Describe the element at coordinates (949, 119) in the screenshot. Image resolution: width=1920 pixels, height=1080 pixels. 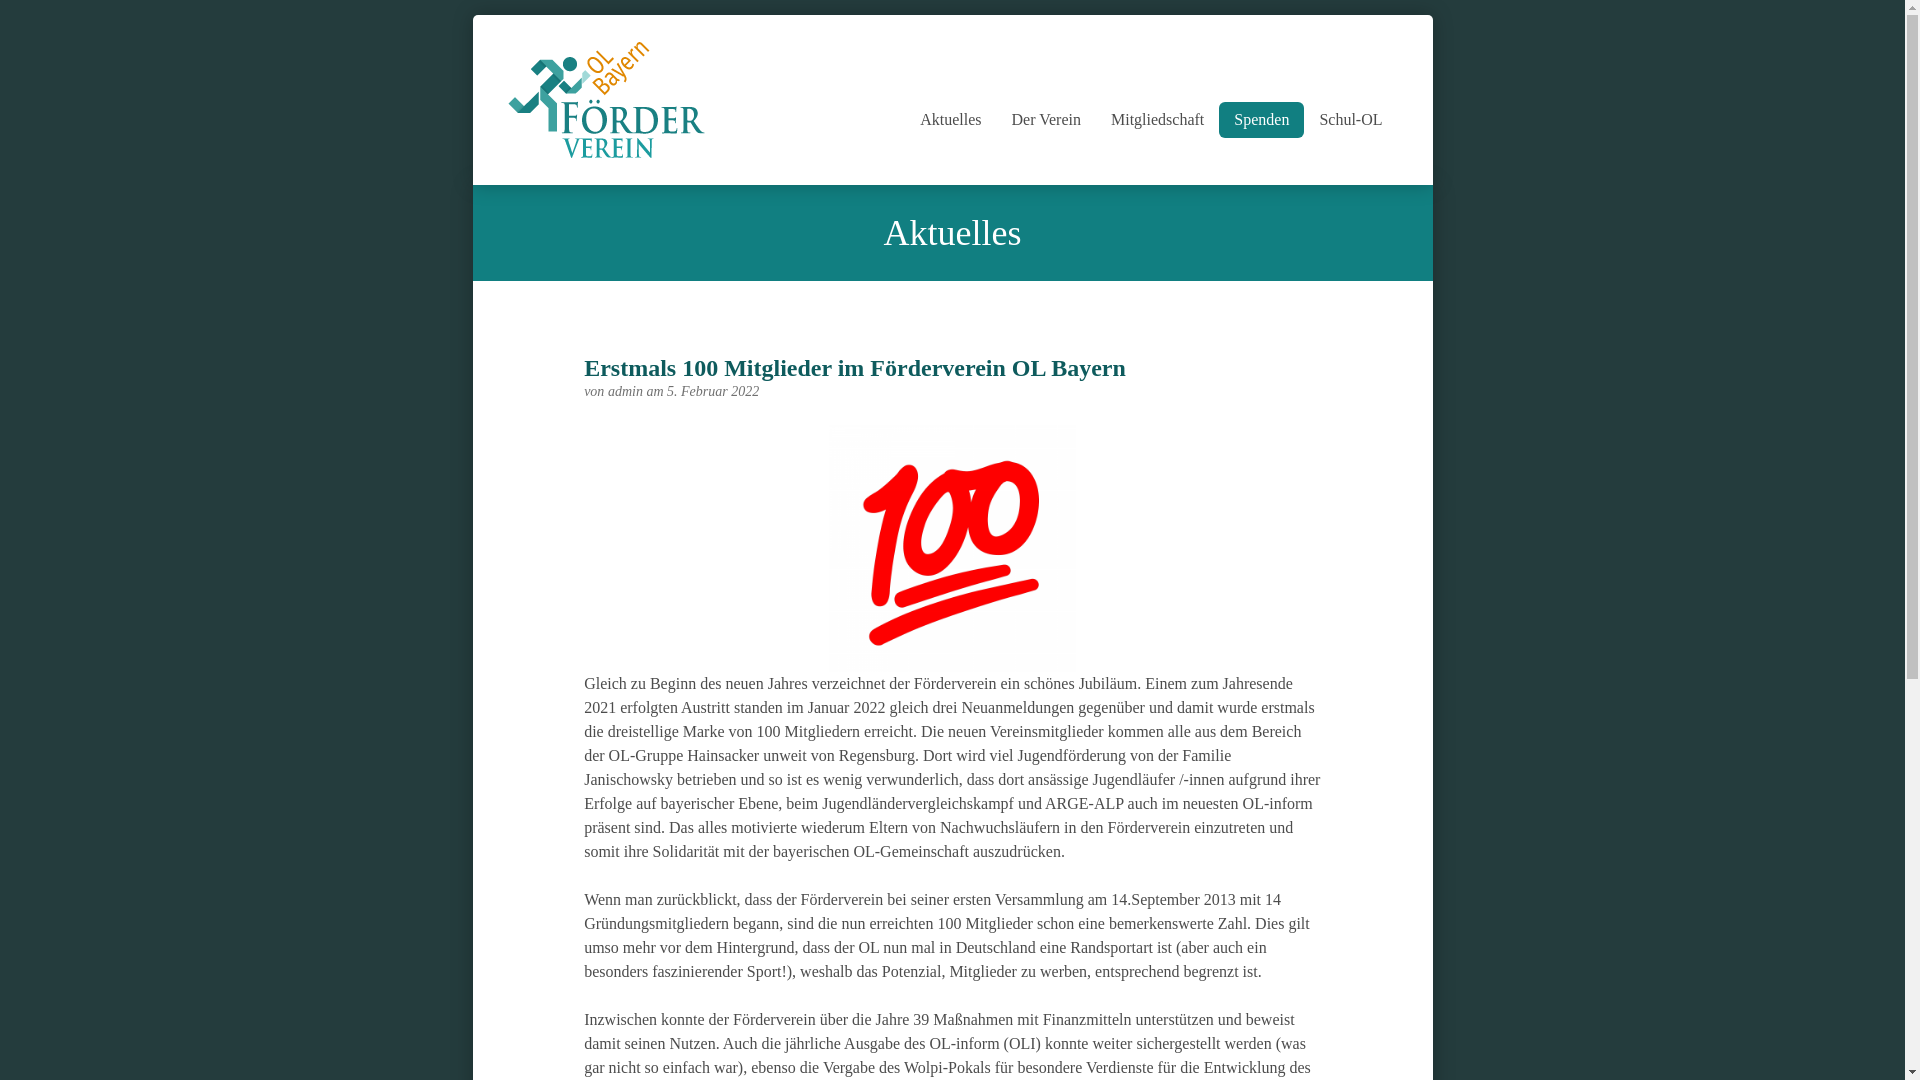
I see `'Aktuelles'` at that location.